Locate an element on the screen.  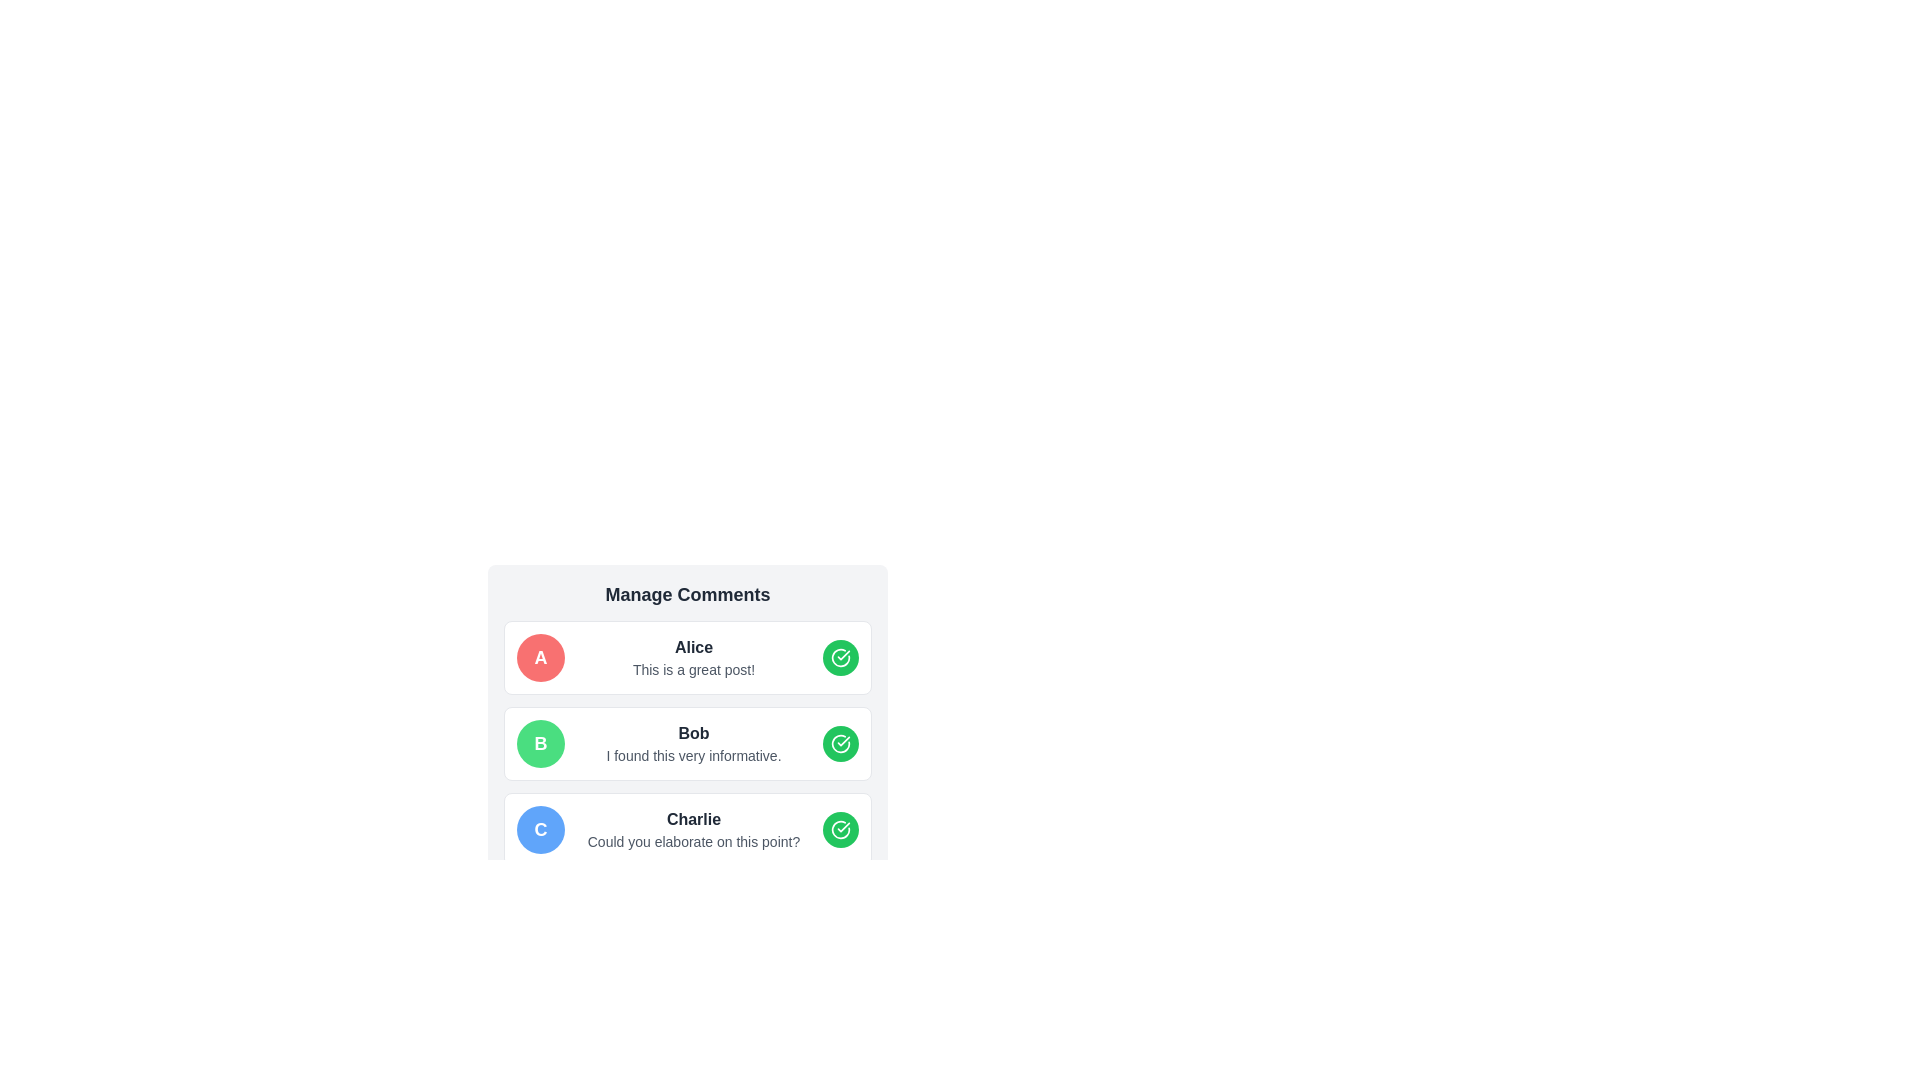
the icon button located in the first row of the comment list adjacent to 'Alice' is located at coordinates (840, 658).